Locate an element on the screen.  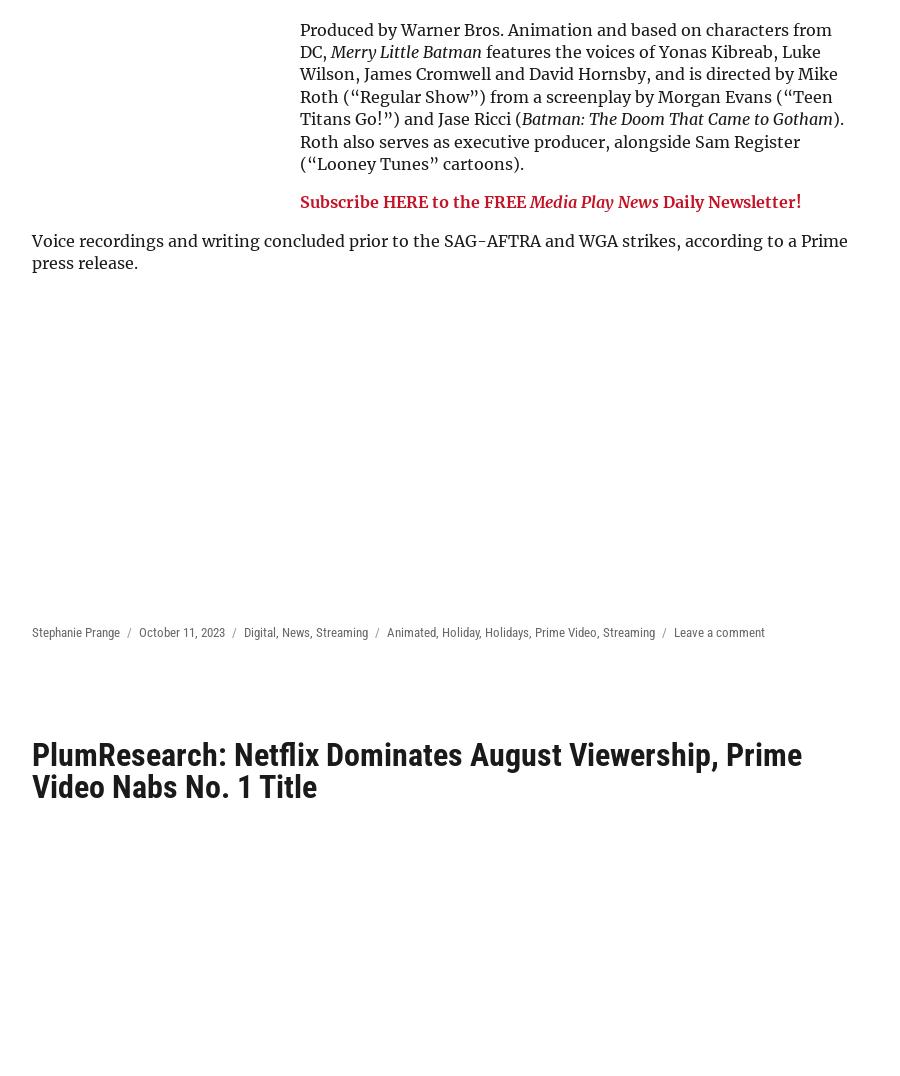
'Digital' is located at coordinates (259, 630).